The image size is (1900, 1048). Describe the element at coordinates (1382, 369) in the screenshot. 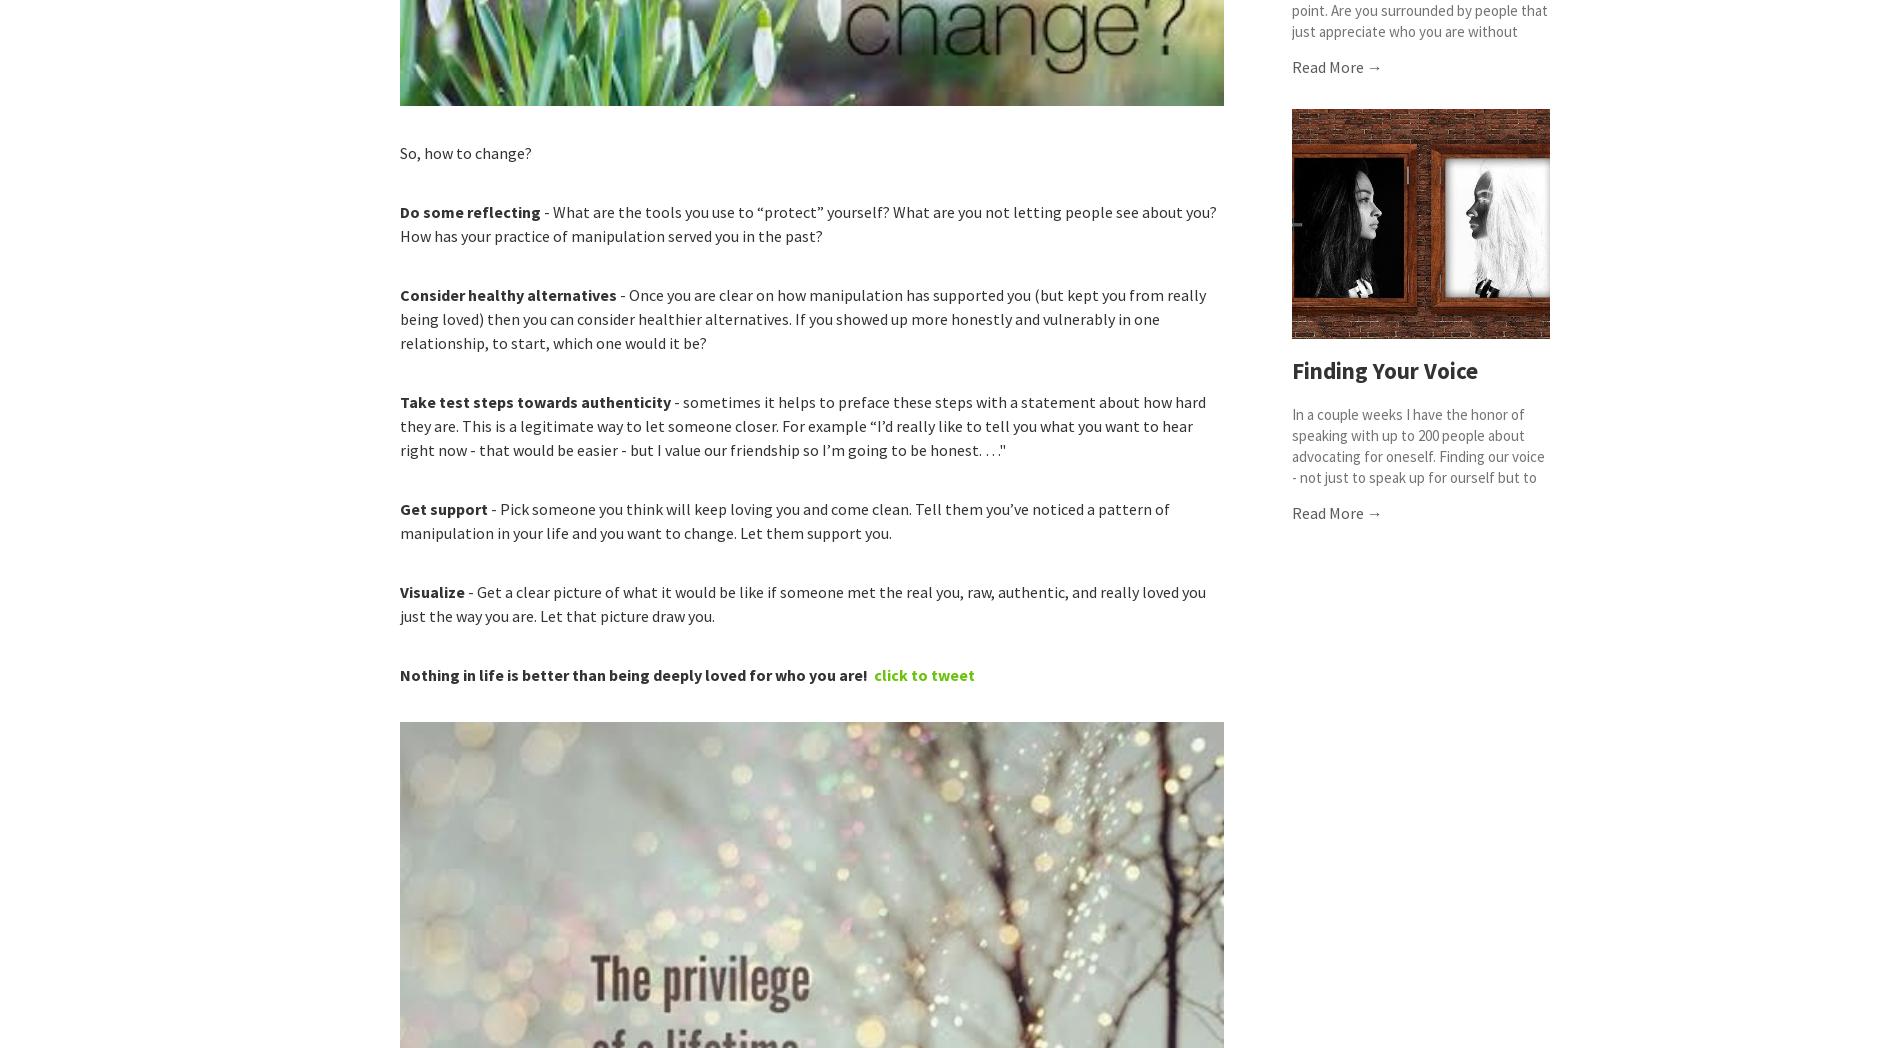

I see `'Finding Your Voice'` at that location.